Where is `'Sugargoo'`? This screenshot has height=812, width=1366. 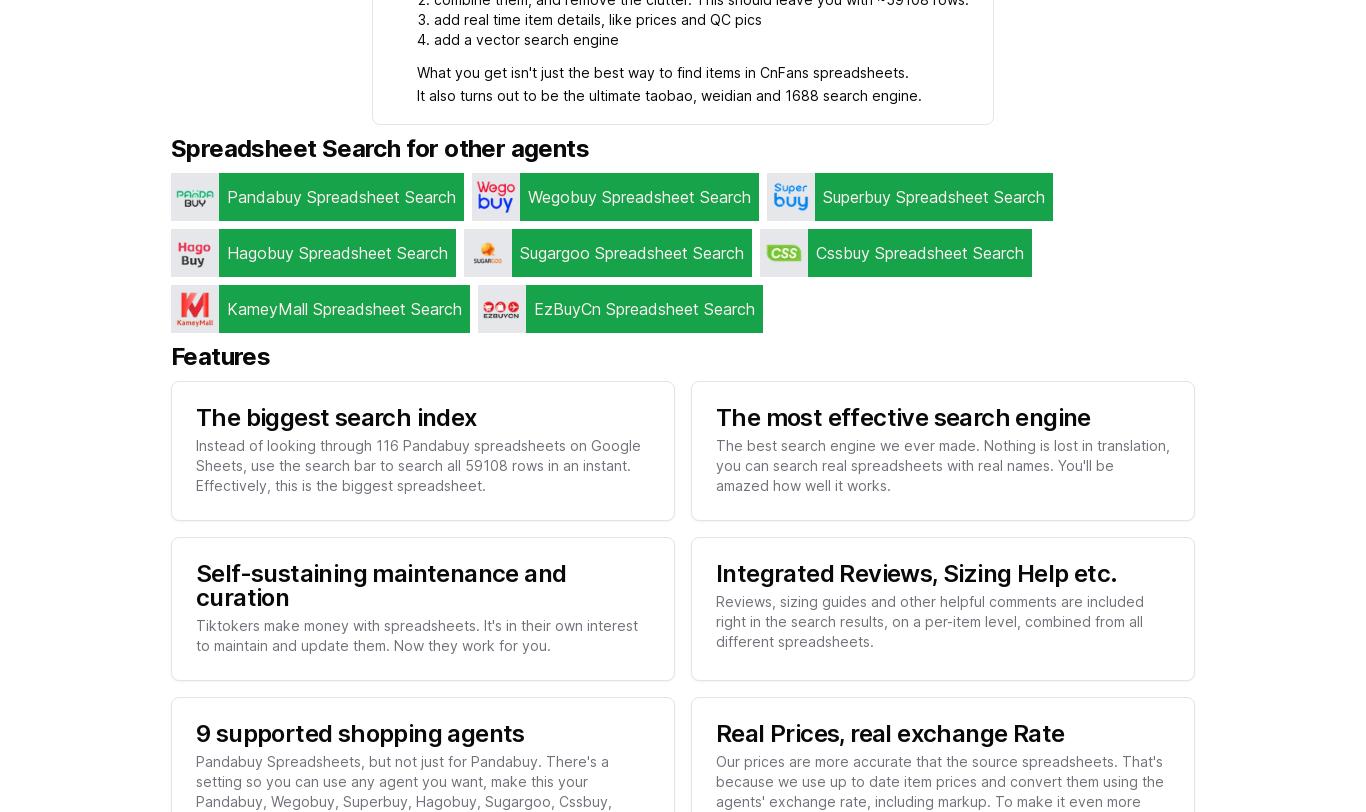 'Sugargoo' is located at coordinates (555, 251).